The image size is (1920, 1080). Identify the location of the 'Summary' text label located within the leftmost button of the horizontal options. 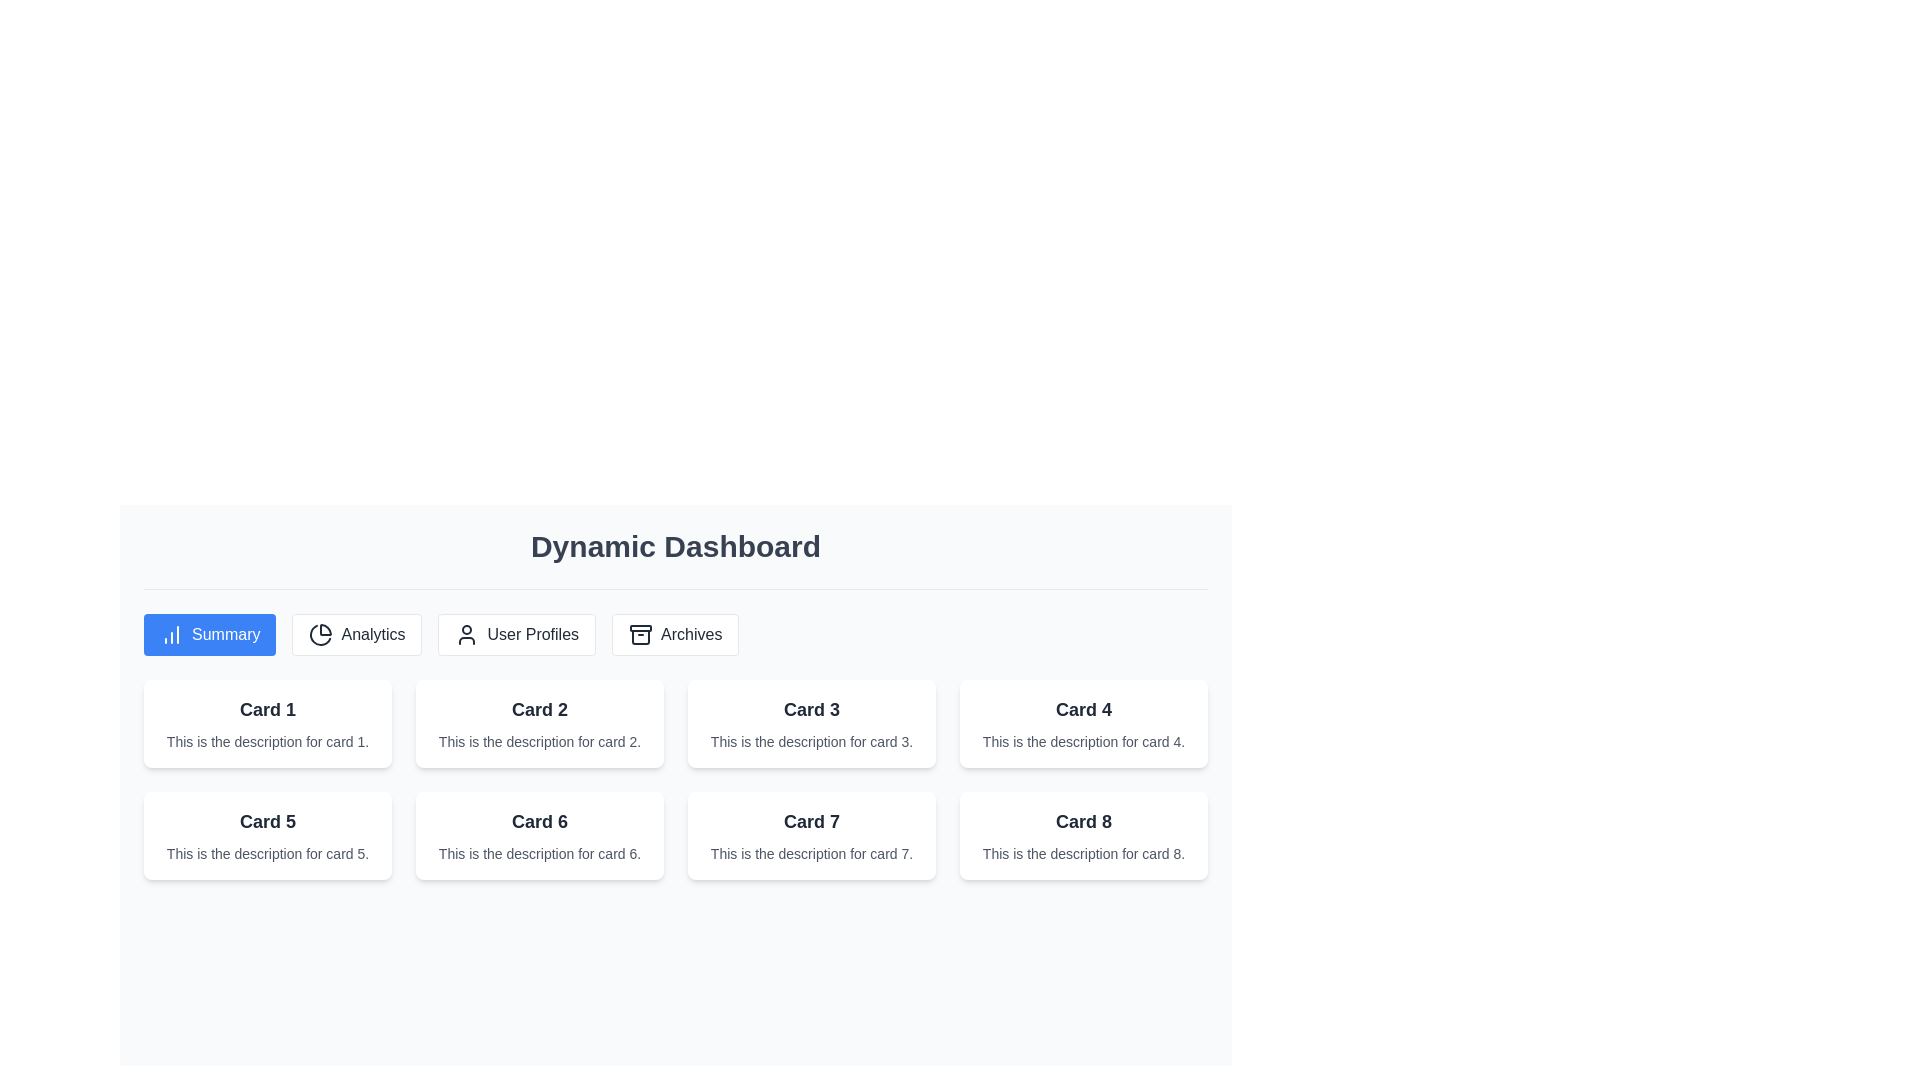
(210, 635).